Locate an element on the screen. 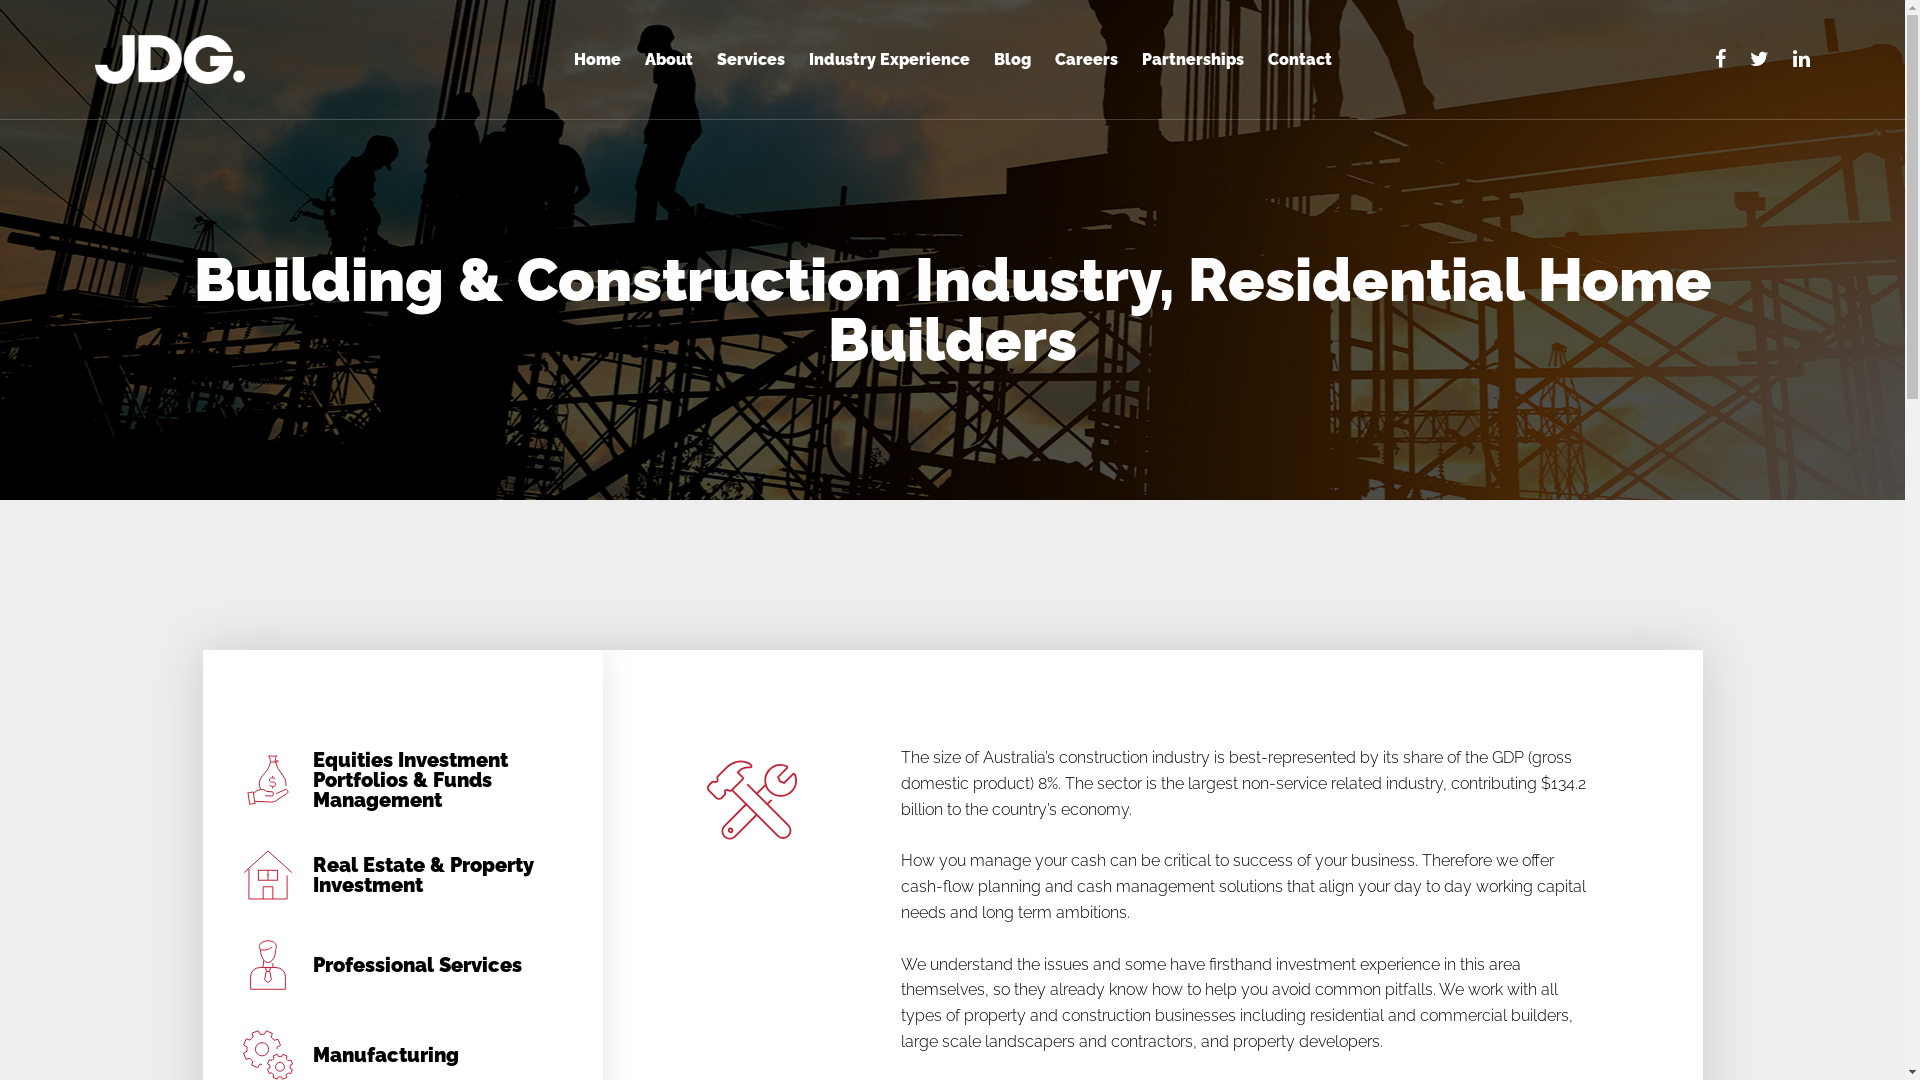  'About' is located at coordinates (667, 63).